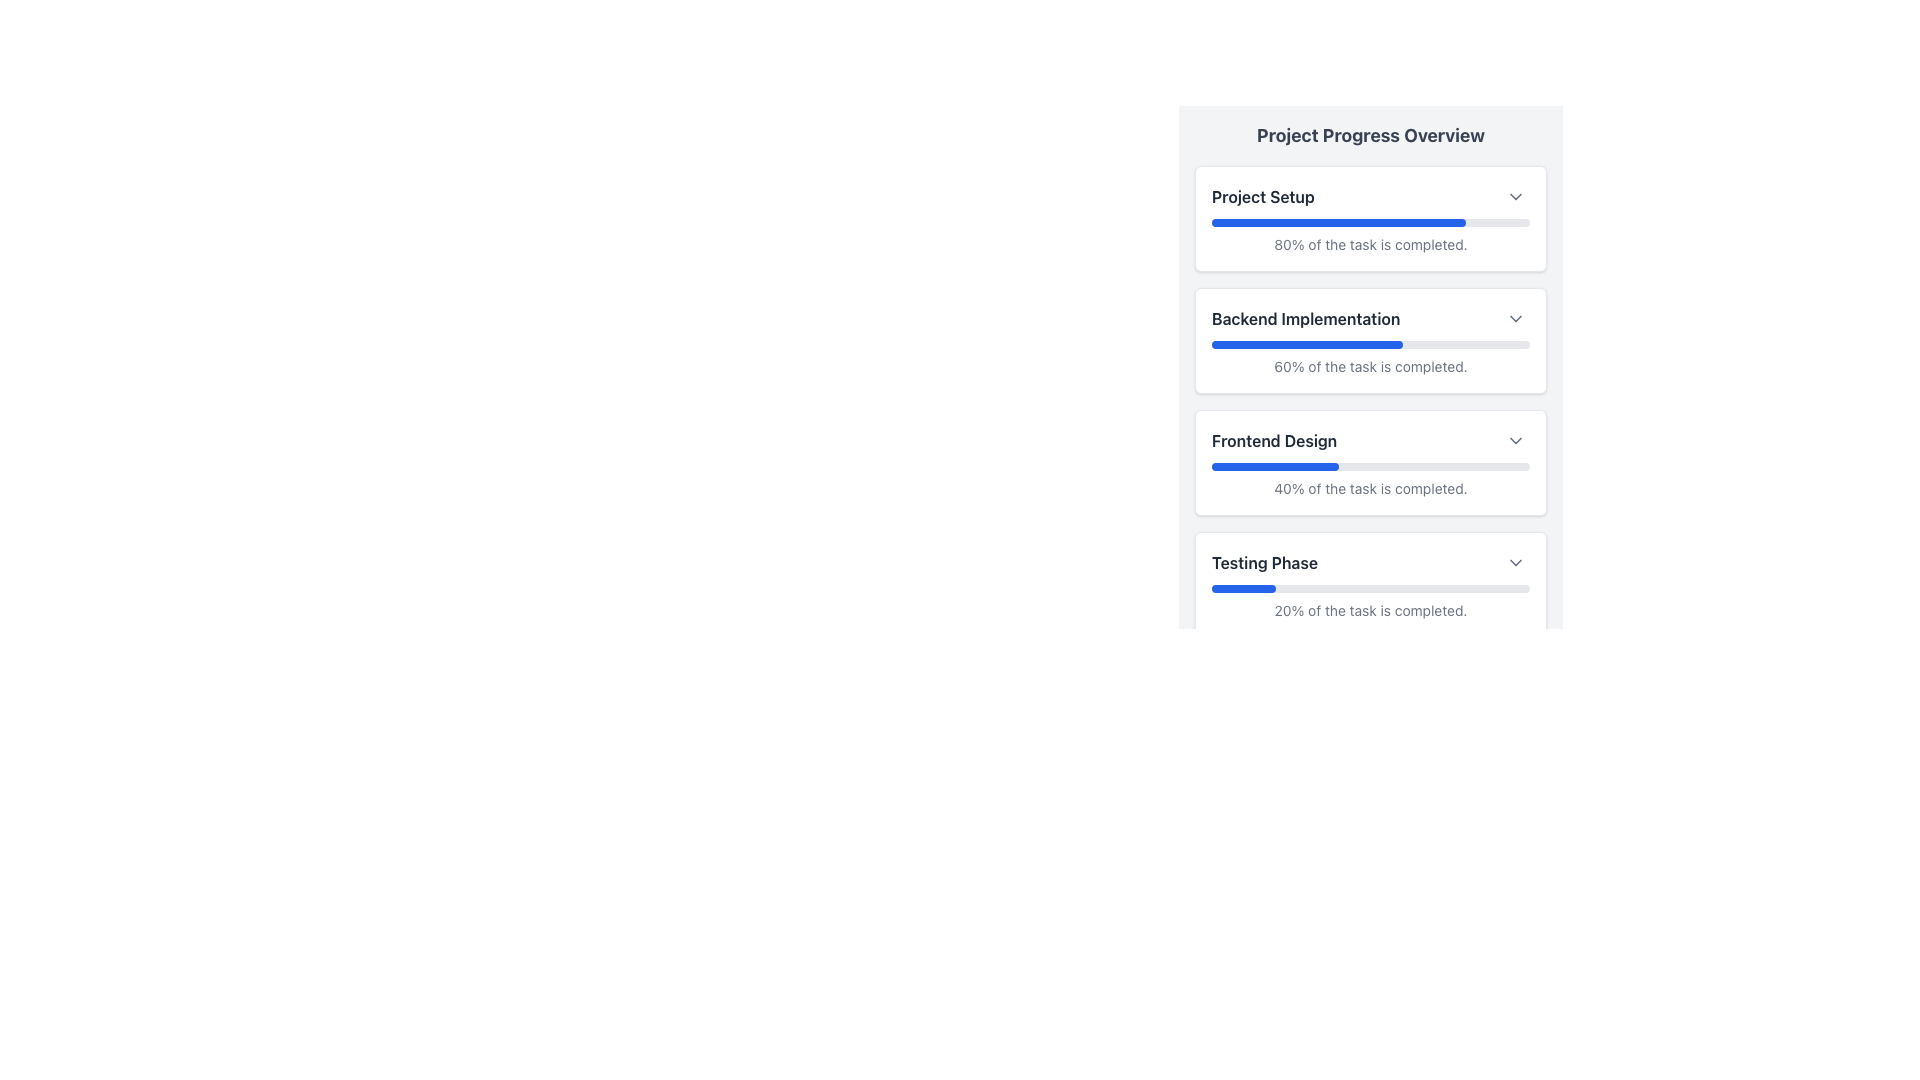  What do you see at coordinates (1370, 563) in the screenshot?
I see `the 'Testing Phase' section in the fourth white box` at bounding box center [1370, 563].